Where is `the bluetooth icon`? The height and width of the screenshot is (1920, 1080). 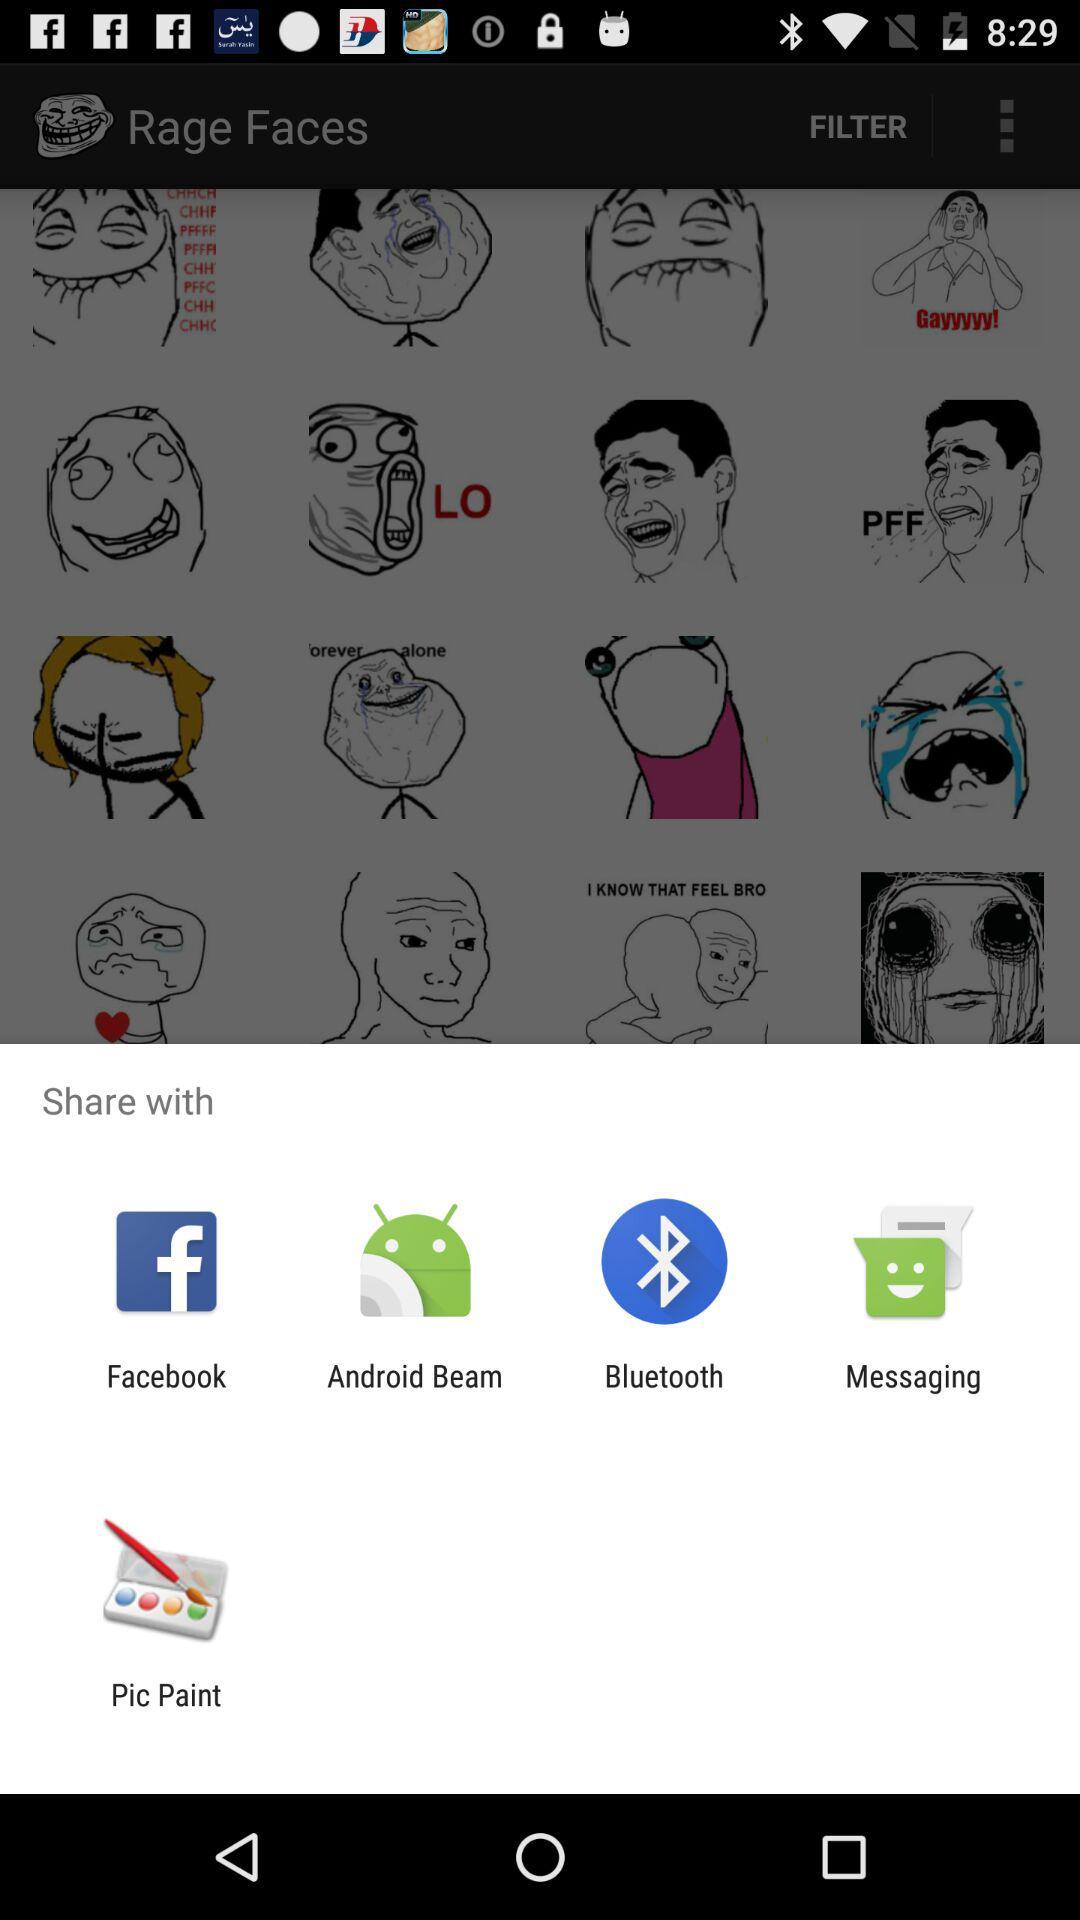 the bluetooth icon is located at coordinates (664, 1392).